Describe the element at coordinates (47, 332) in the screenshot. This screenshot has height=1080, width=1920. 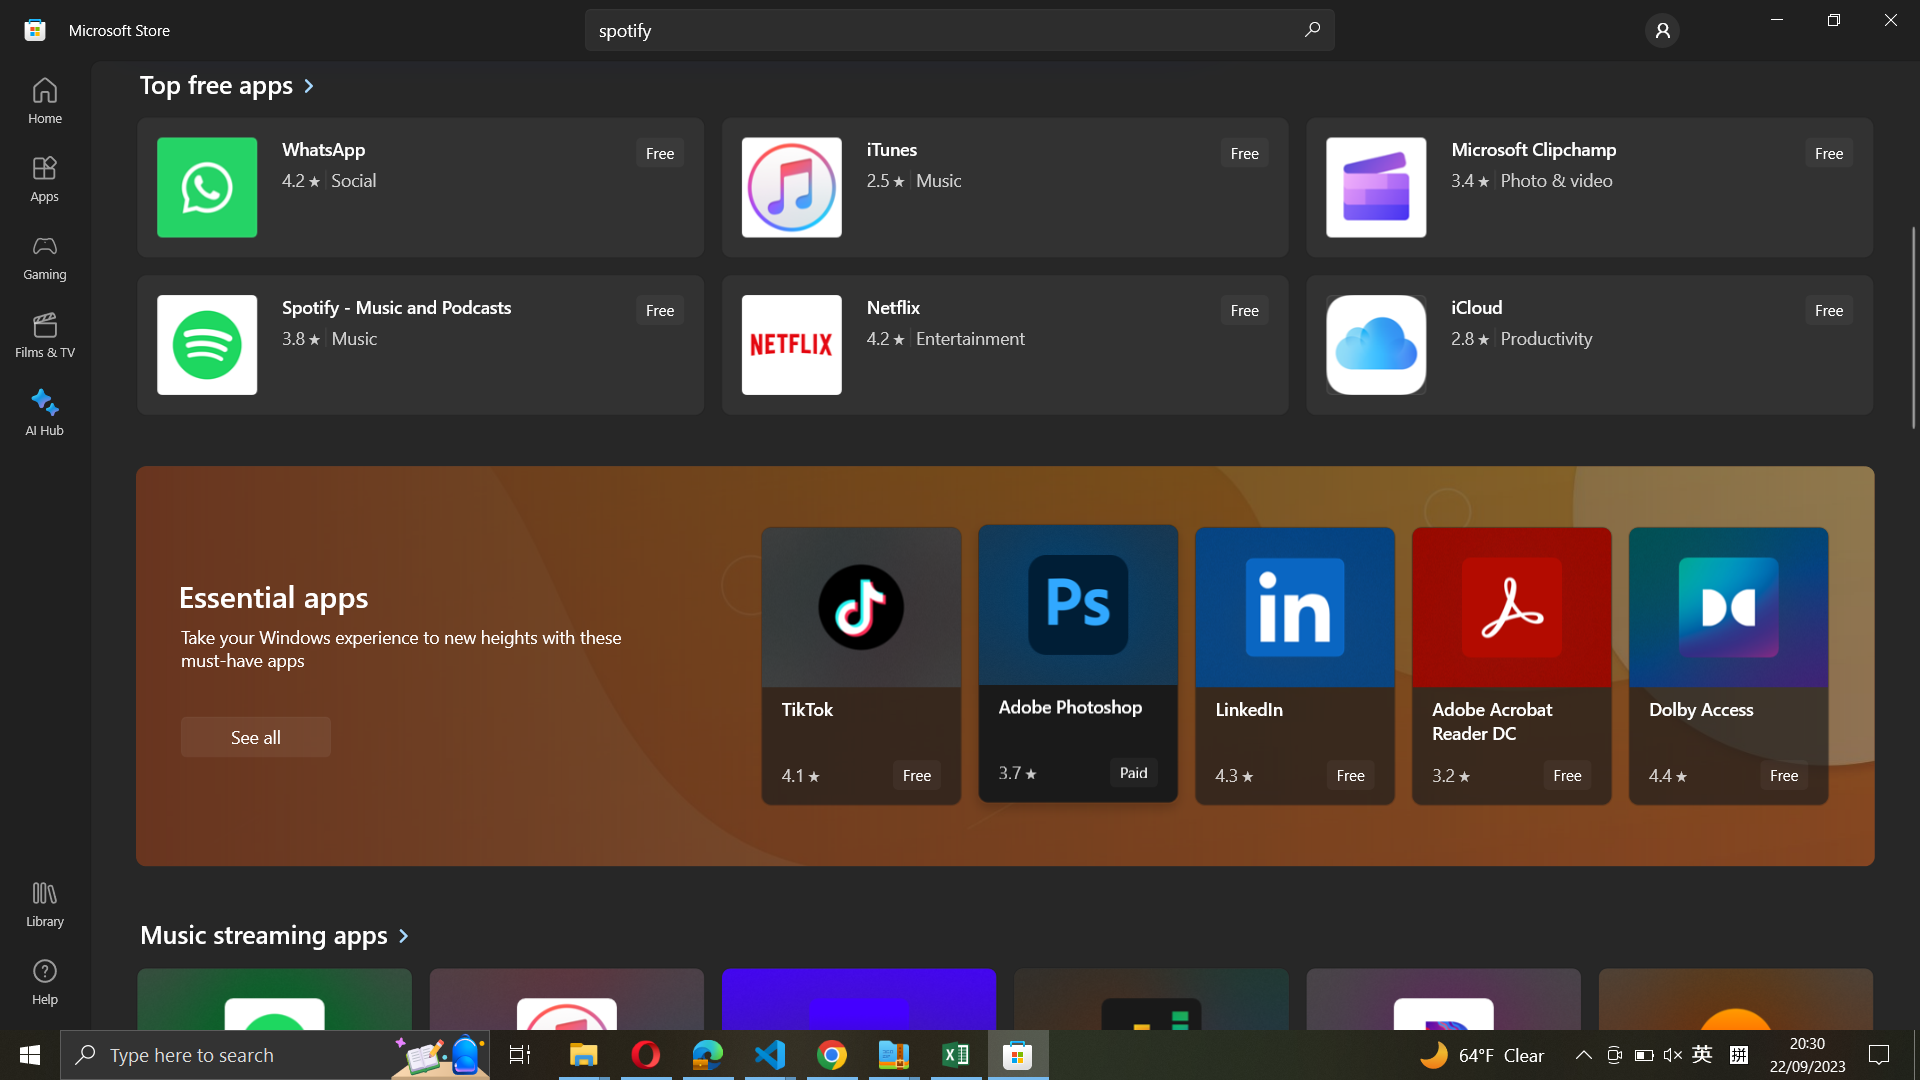
I see `the Films & TV application` at that location.